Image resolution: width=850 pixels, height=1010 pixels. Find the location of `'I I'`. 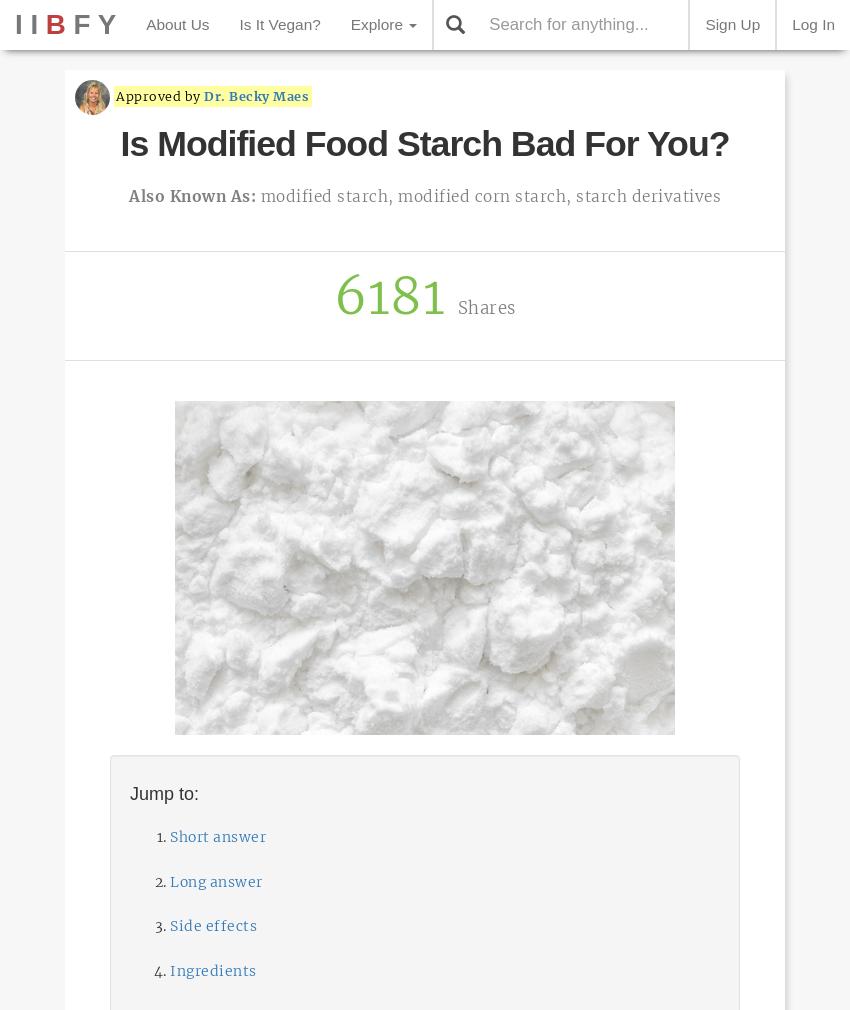

'I I' is located at coordinates (29, 23).